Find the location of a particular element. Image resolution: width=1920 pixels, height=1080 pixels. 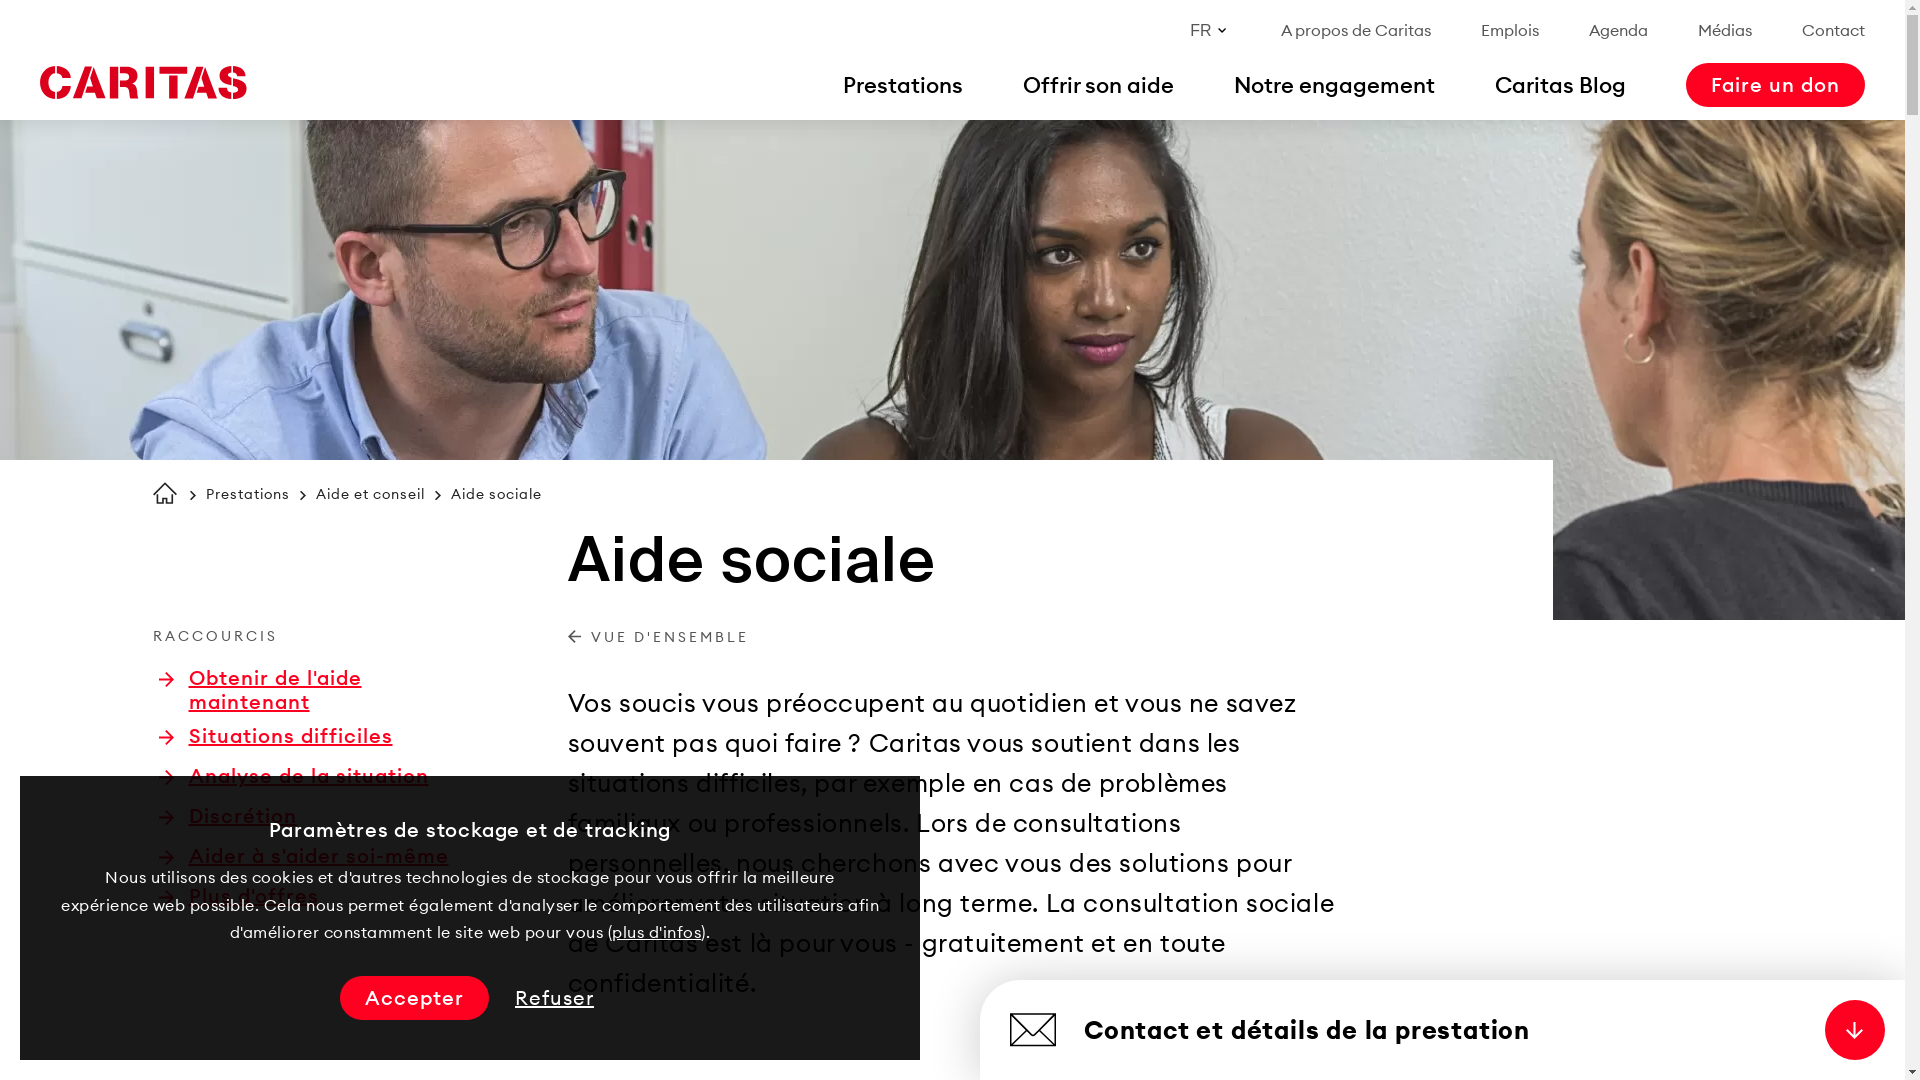

'Prestations' is located at coordinates (901, 83).